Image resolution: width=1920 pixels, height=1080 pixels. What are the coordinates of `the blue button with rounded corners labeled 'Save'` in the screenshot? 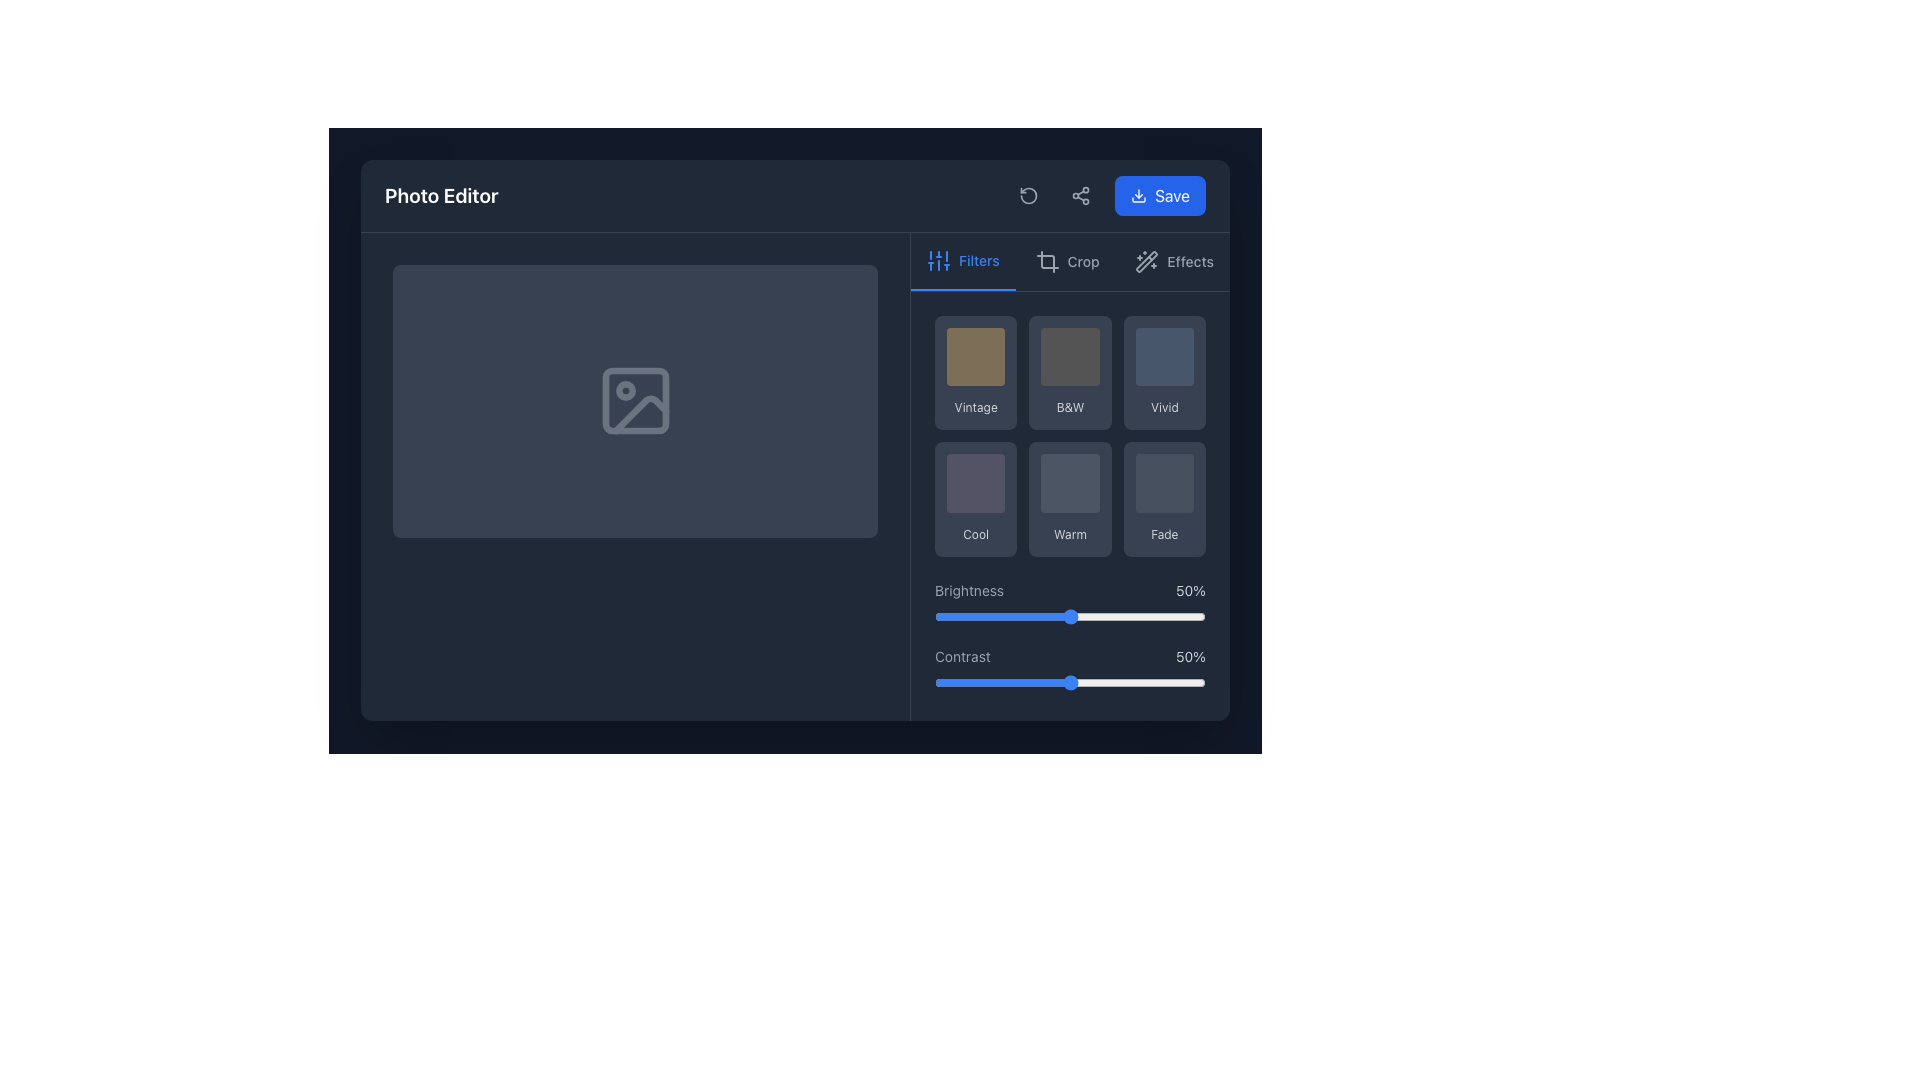 It's located at (1160, 196).